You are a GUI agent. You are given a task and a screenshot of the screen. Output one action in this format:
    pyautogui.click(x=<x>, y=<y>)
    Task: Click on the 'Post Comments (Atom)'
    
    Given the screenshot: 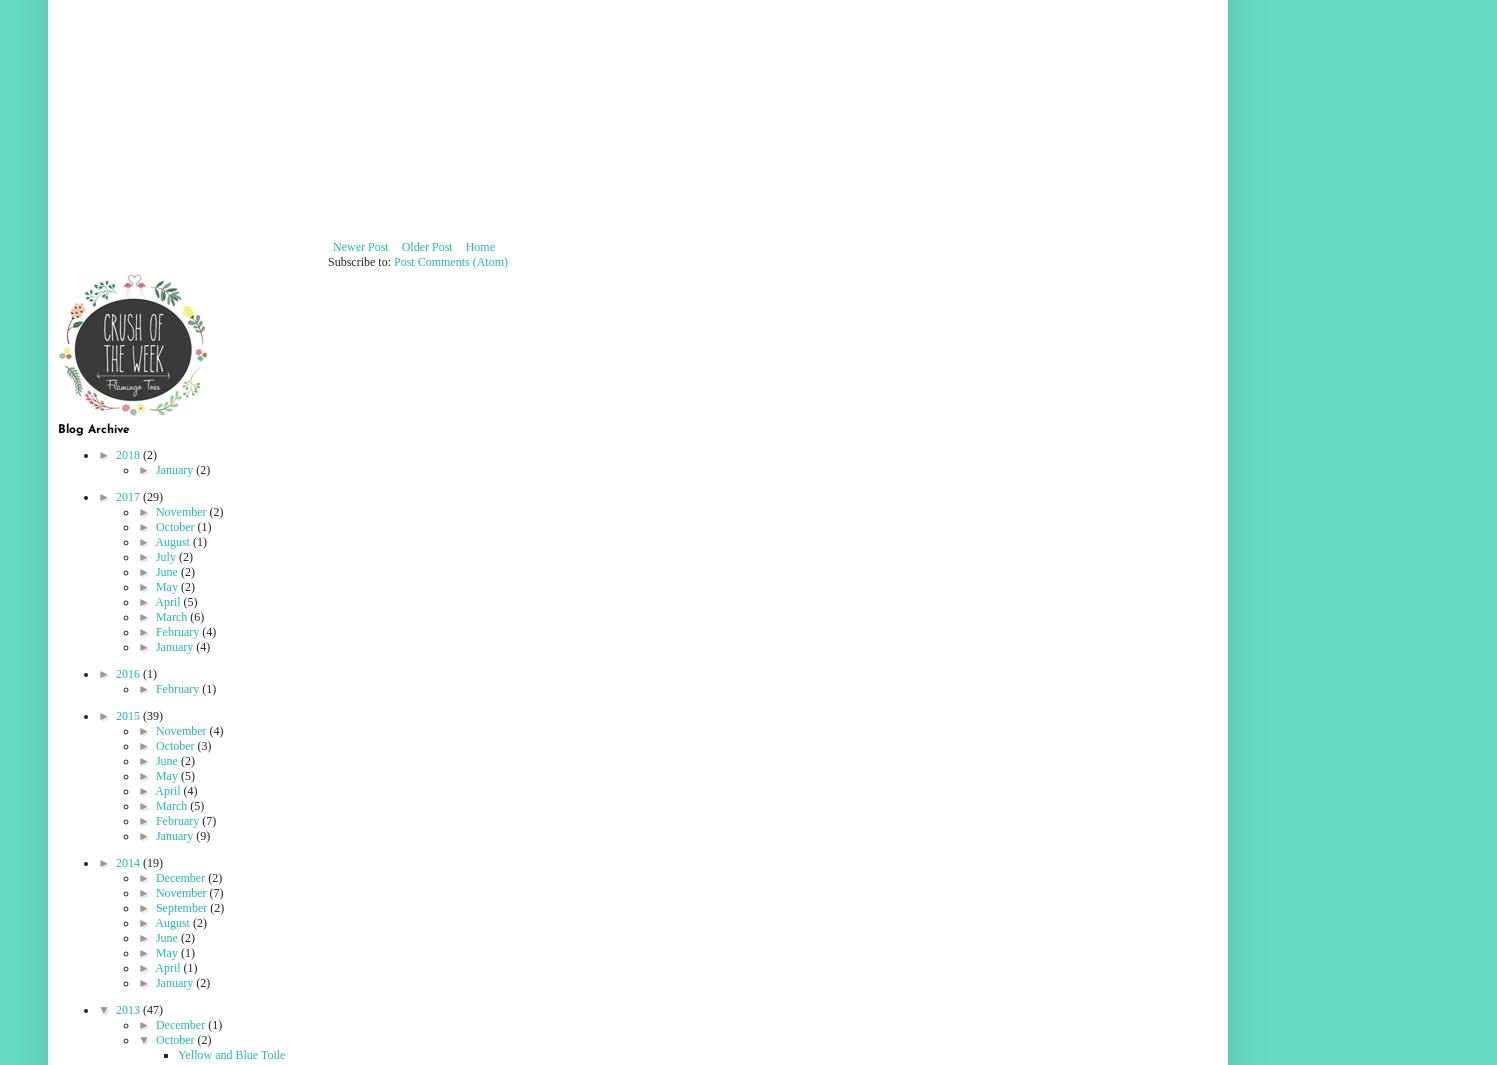 What is the action you would take?
    pyautogui.click(x=451, y=260)
    